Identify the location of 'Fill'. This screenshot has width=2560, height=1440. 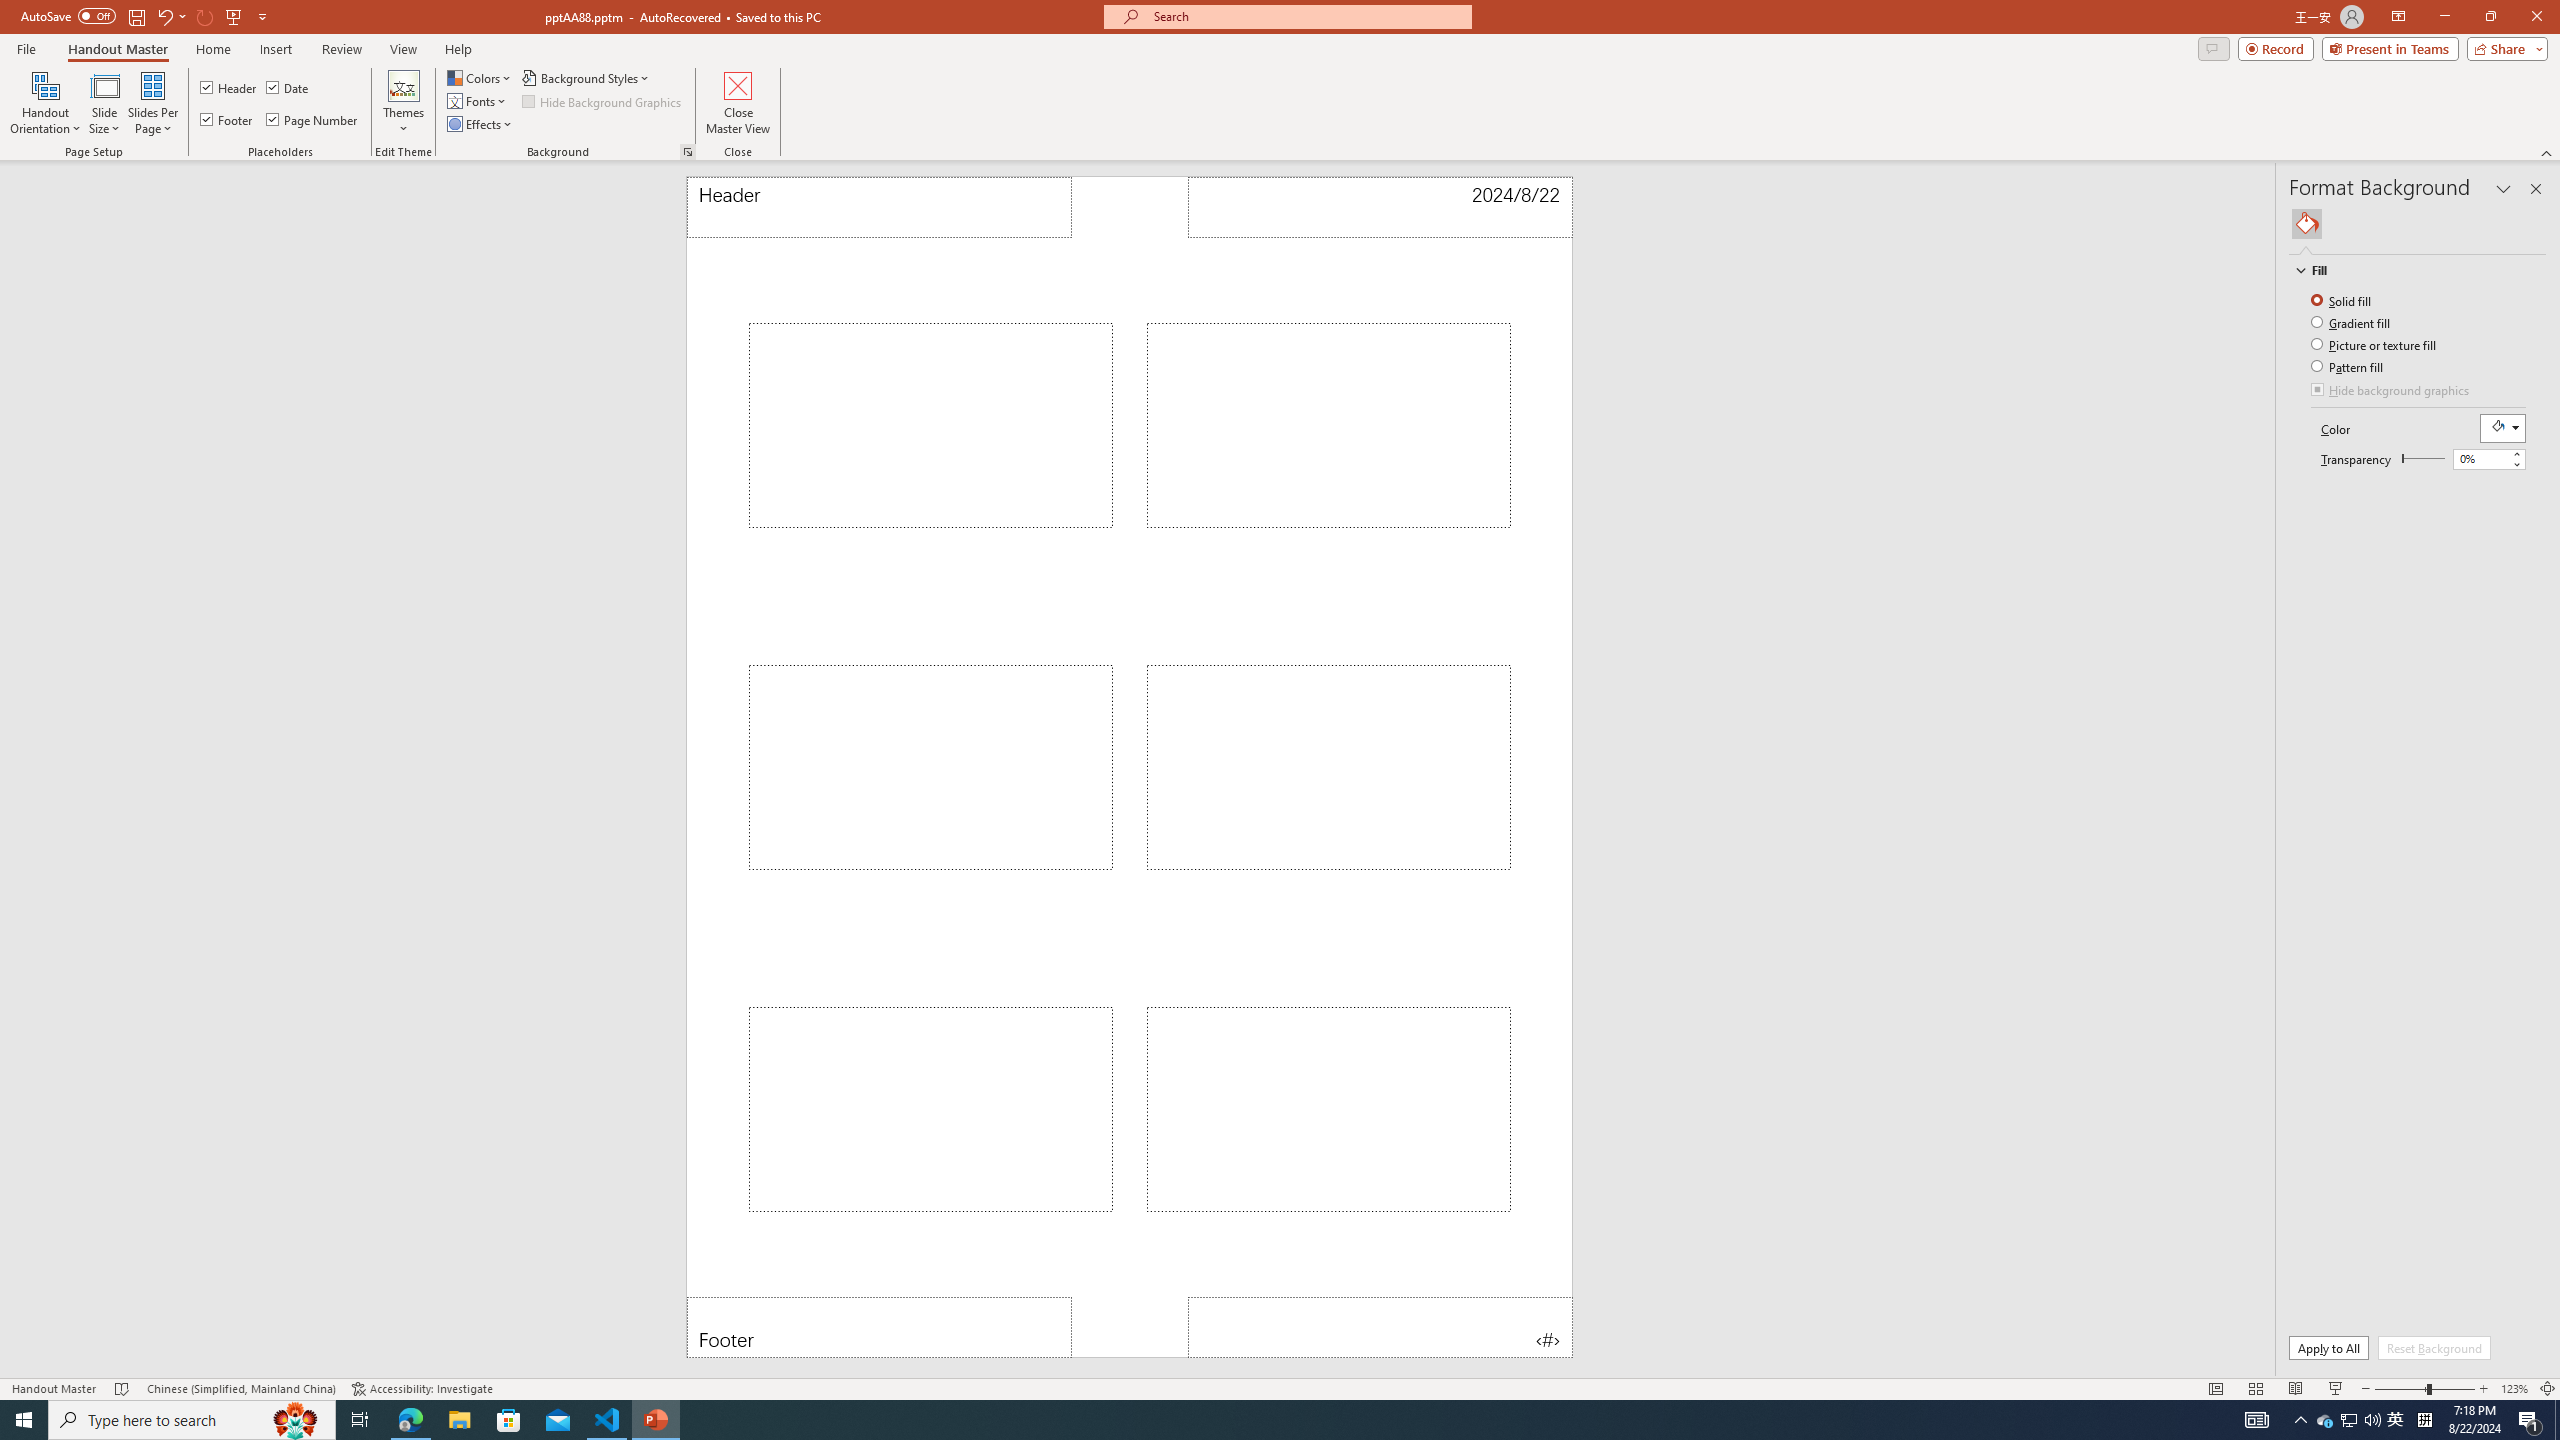
(2408, 269).